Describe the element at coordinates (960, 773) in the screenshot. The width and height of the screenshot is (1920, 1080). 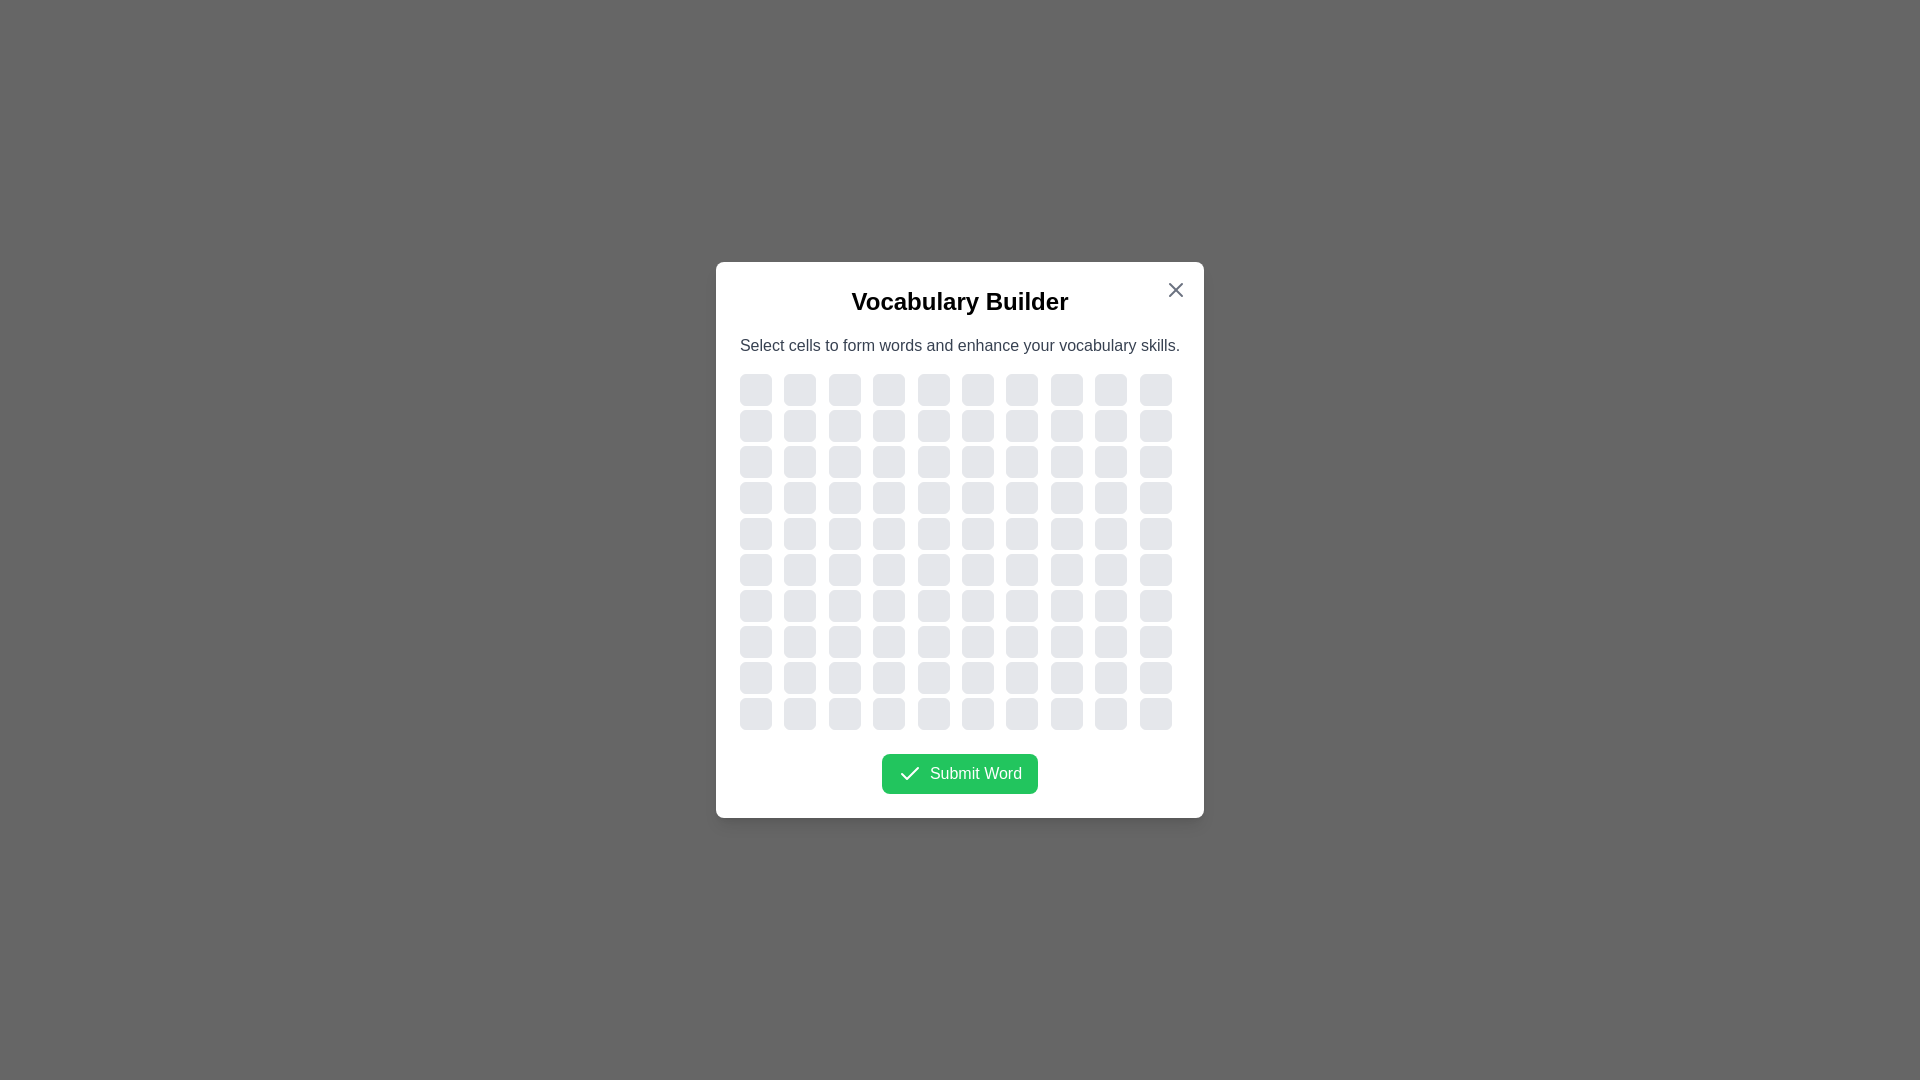
I see `the 'Submit Word' button to submit the selected word` at that location.